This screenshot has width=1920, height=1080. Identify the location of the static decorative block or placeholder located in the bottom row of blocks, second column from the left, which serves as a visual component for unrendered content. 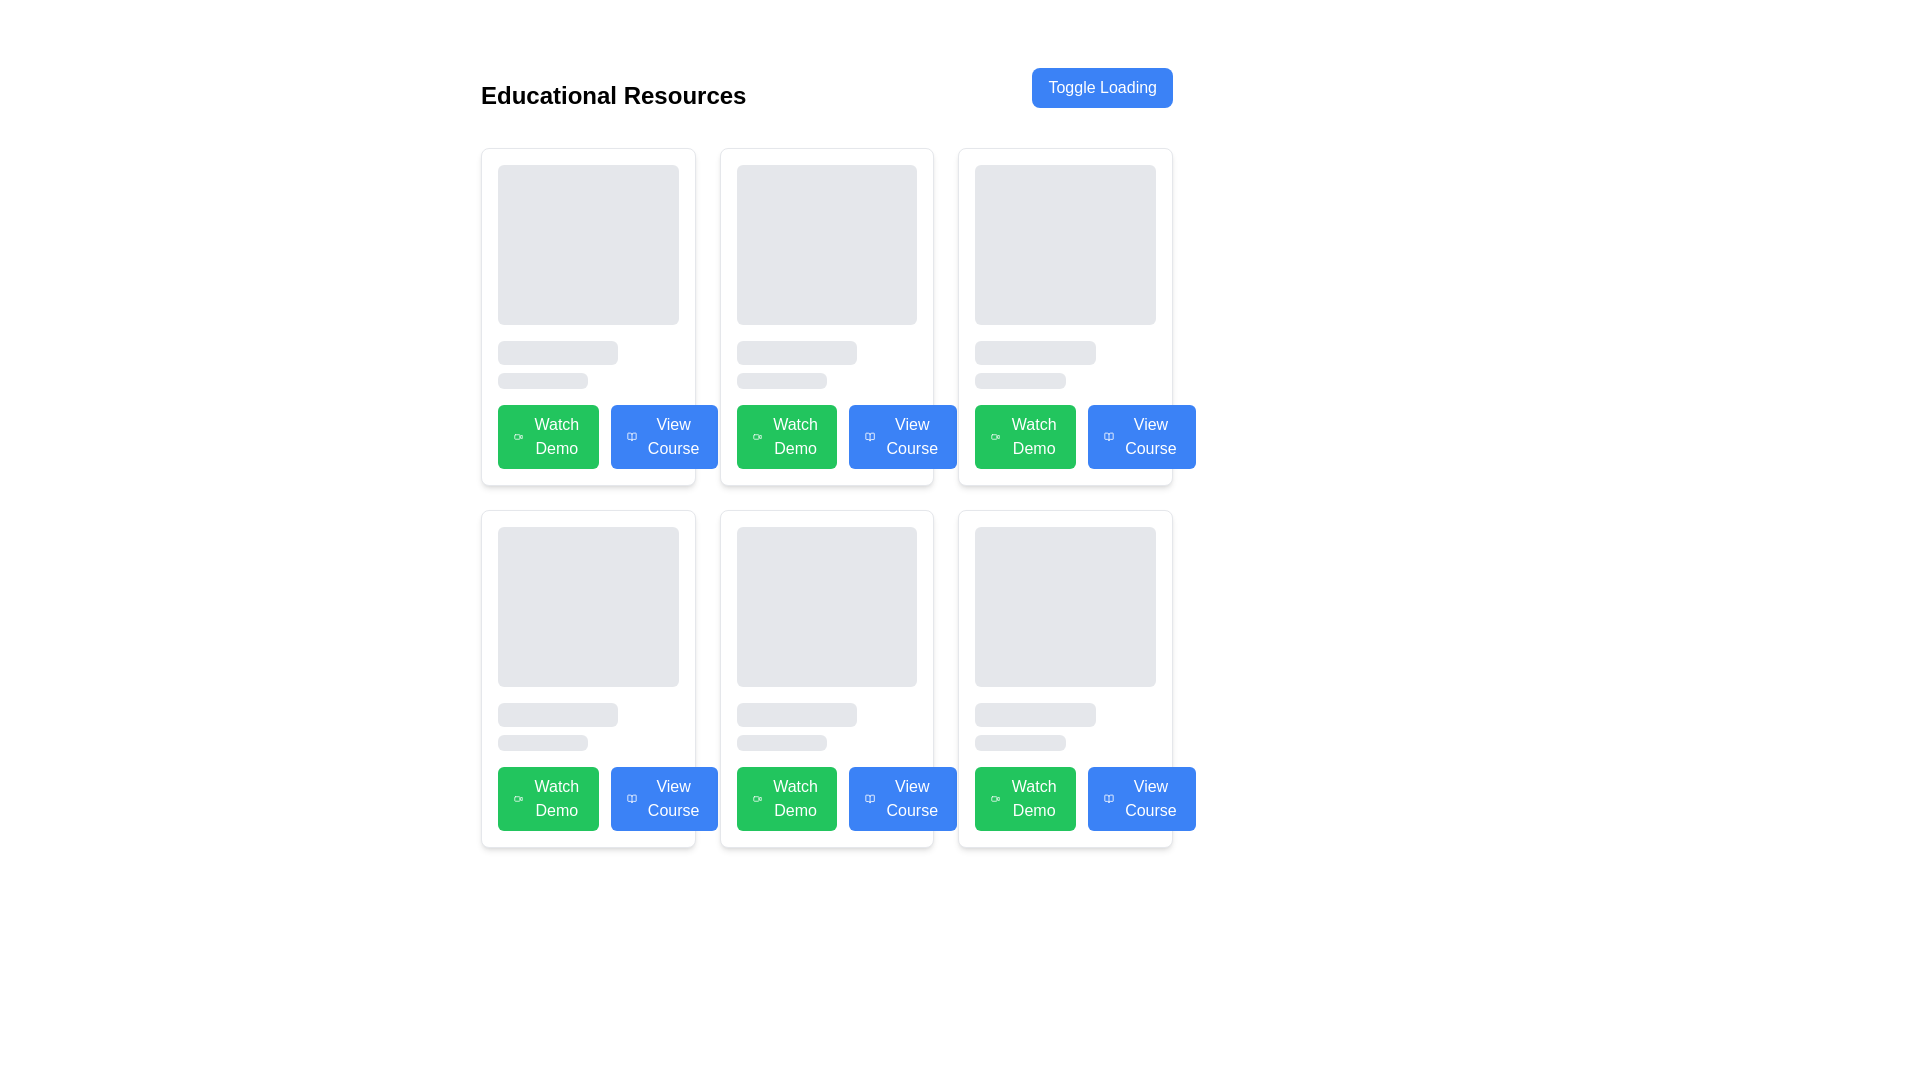
(587, 605).